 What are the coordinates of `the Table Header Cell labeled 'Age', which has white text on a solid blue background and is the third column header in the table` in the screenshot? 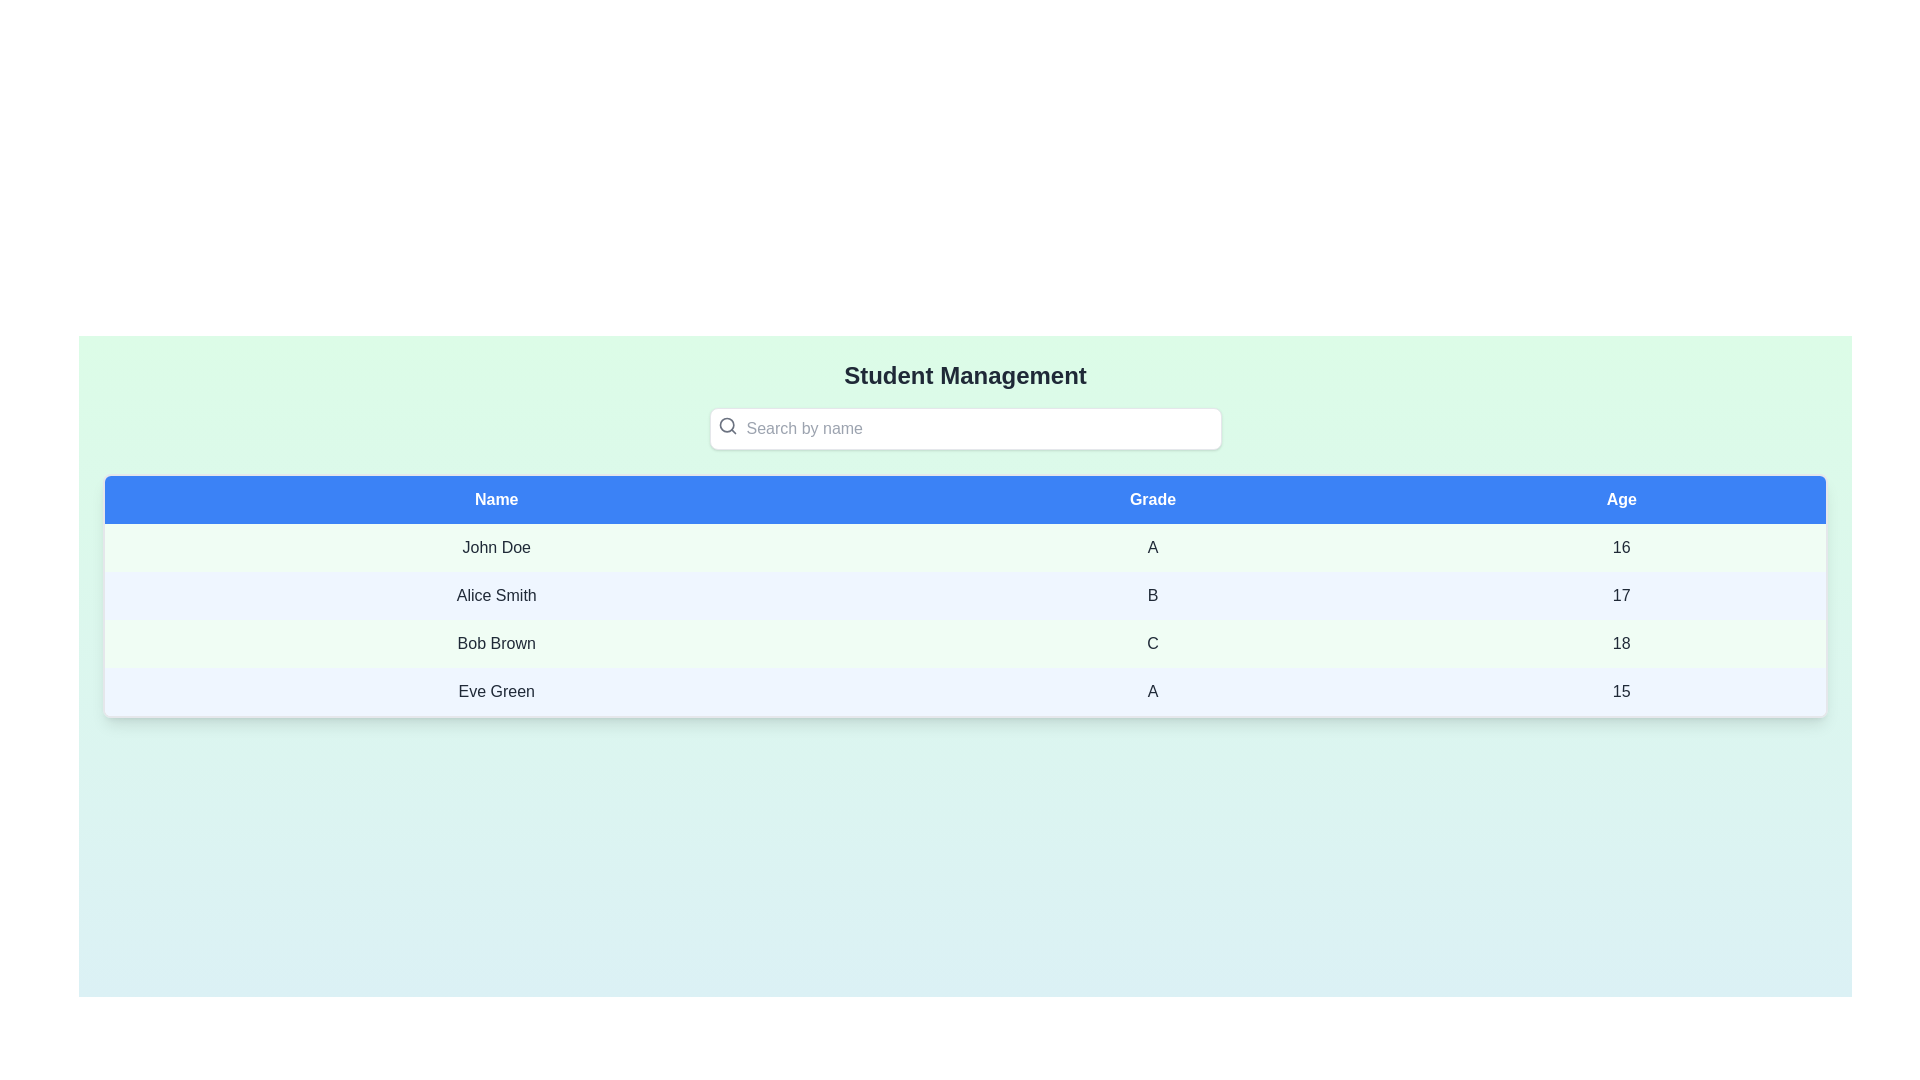 It's located at (1621, 499).